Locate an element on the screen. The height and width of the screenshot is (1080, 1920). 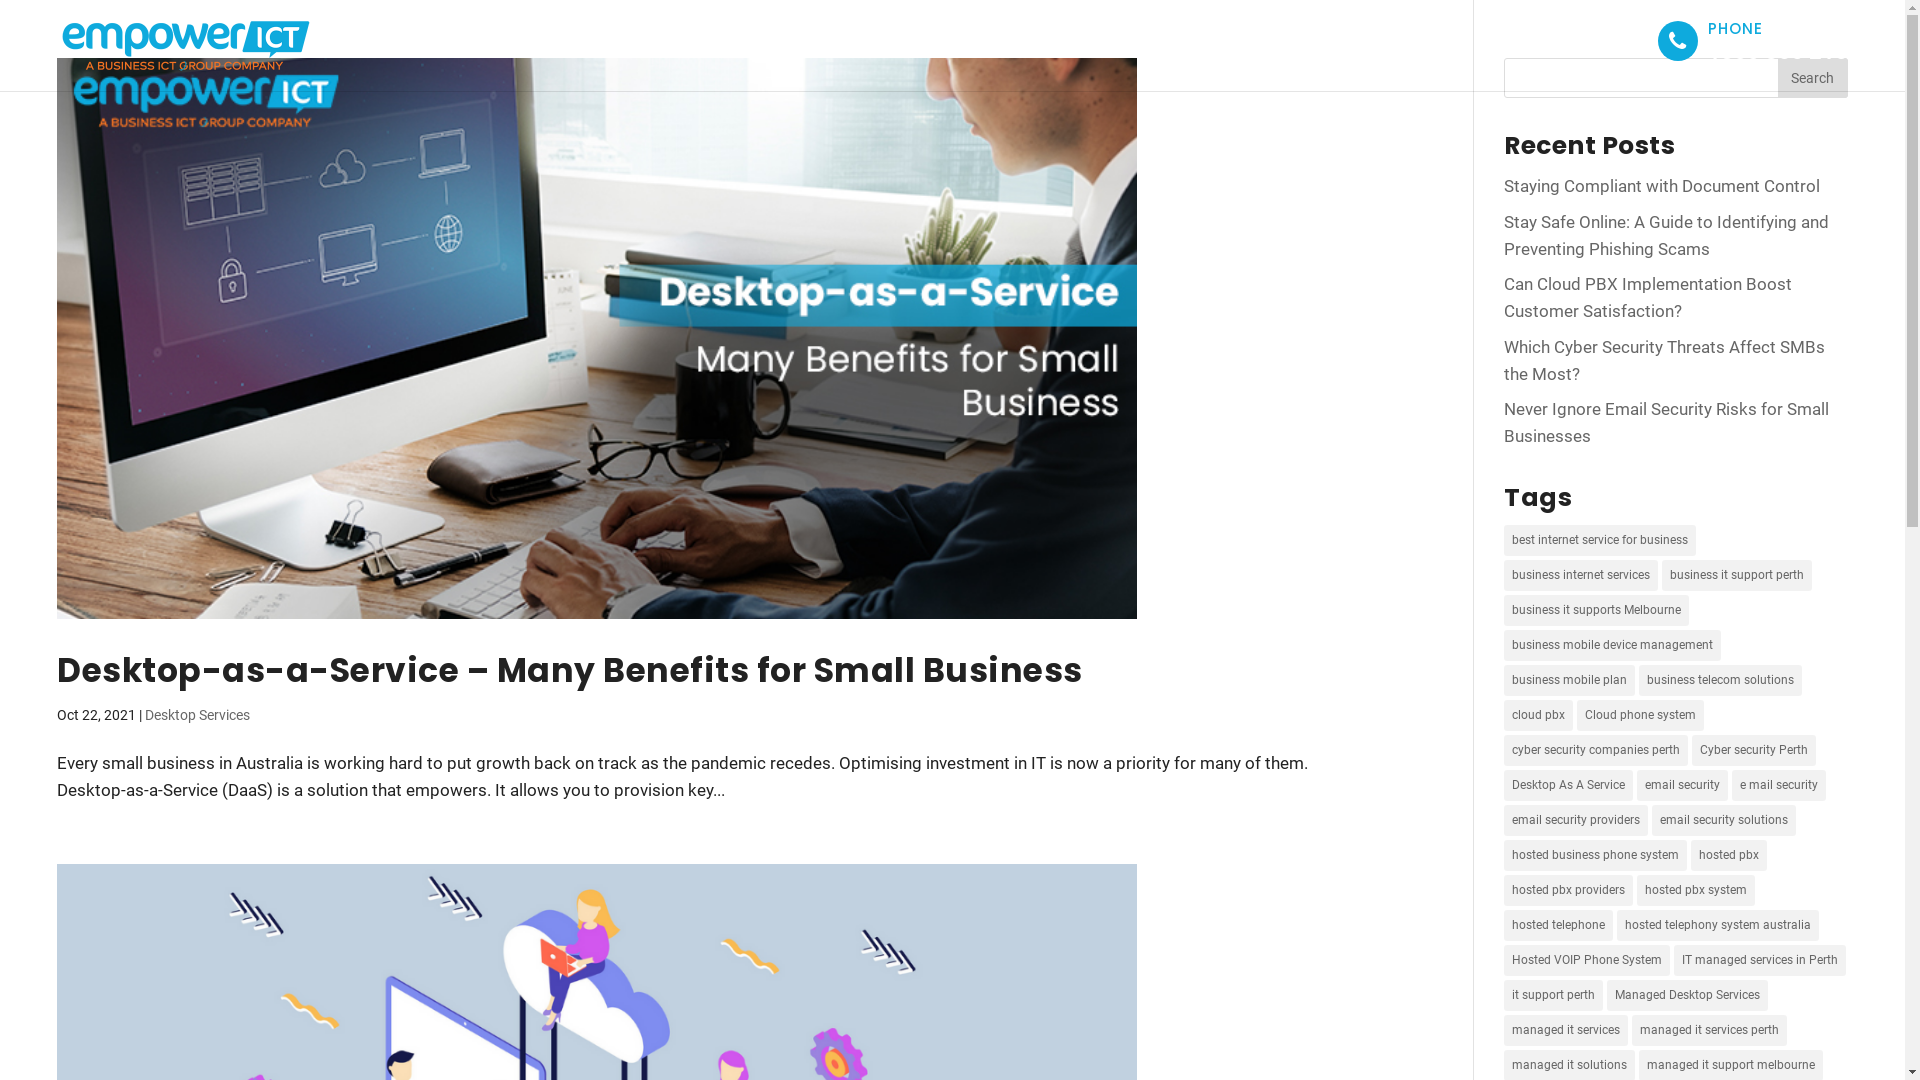
'cloud pbx' is located at coordinates (1503, 714).